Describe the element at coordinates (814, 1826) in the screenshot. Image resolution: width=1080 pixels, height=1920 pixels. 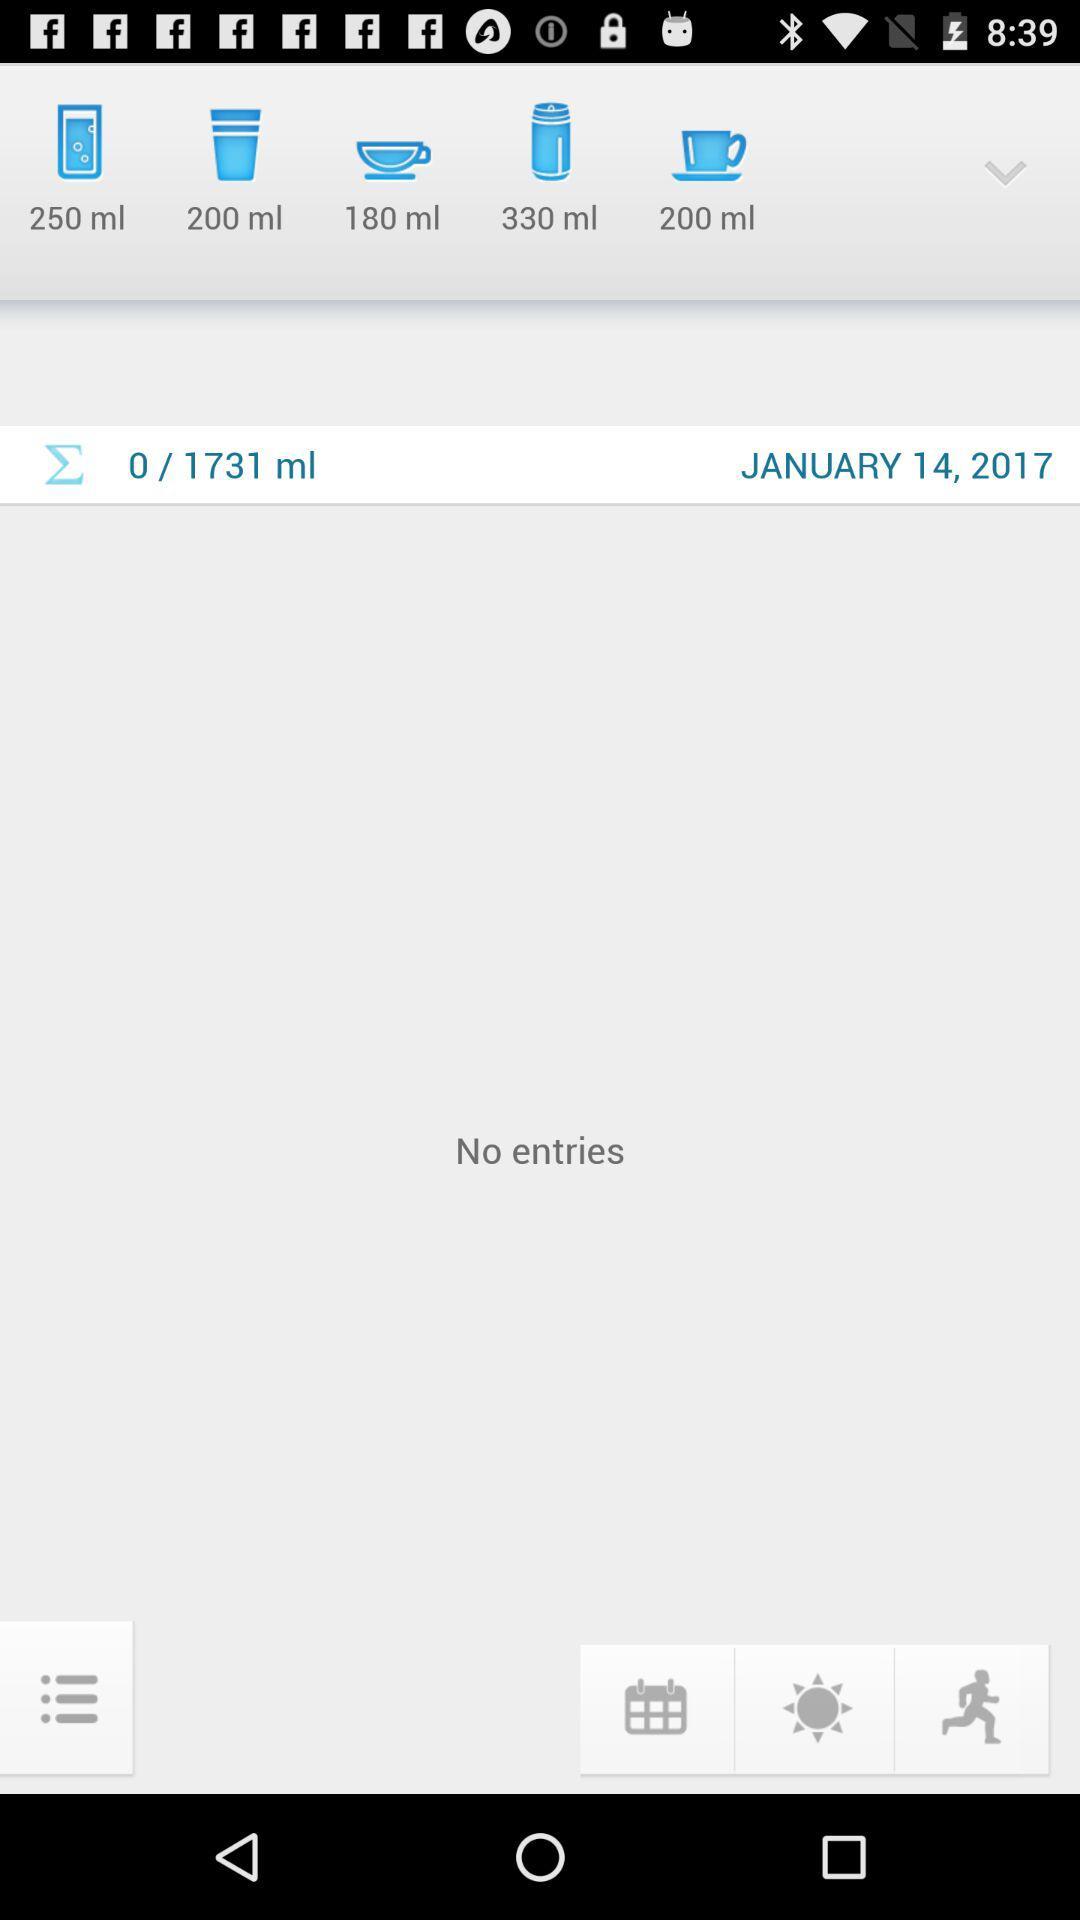
I see `the weather icon` at that location.